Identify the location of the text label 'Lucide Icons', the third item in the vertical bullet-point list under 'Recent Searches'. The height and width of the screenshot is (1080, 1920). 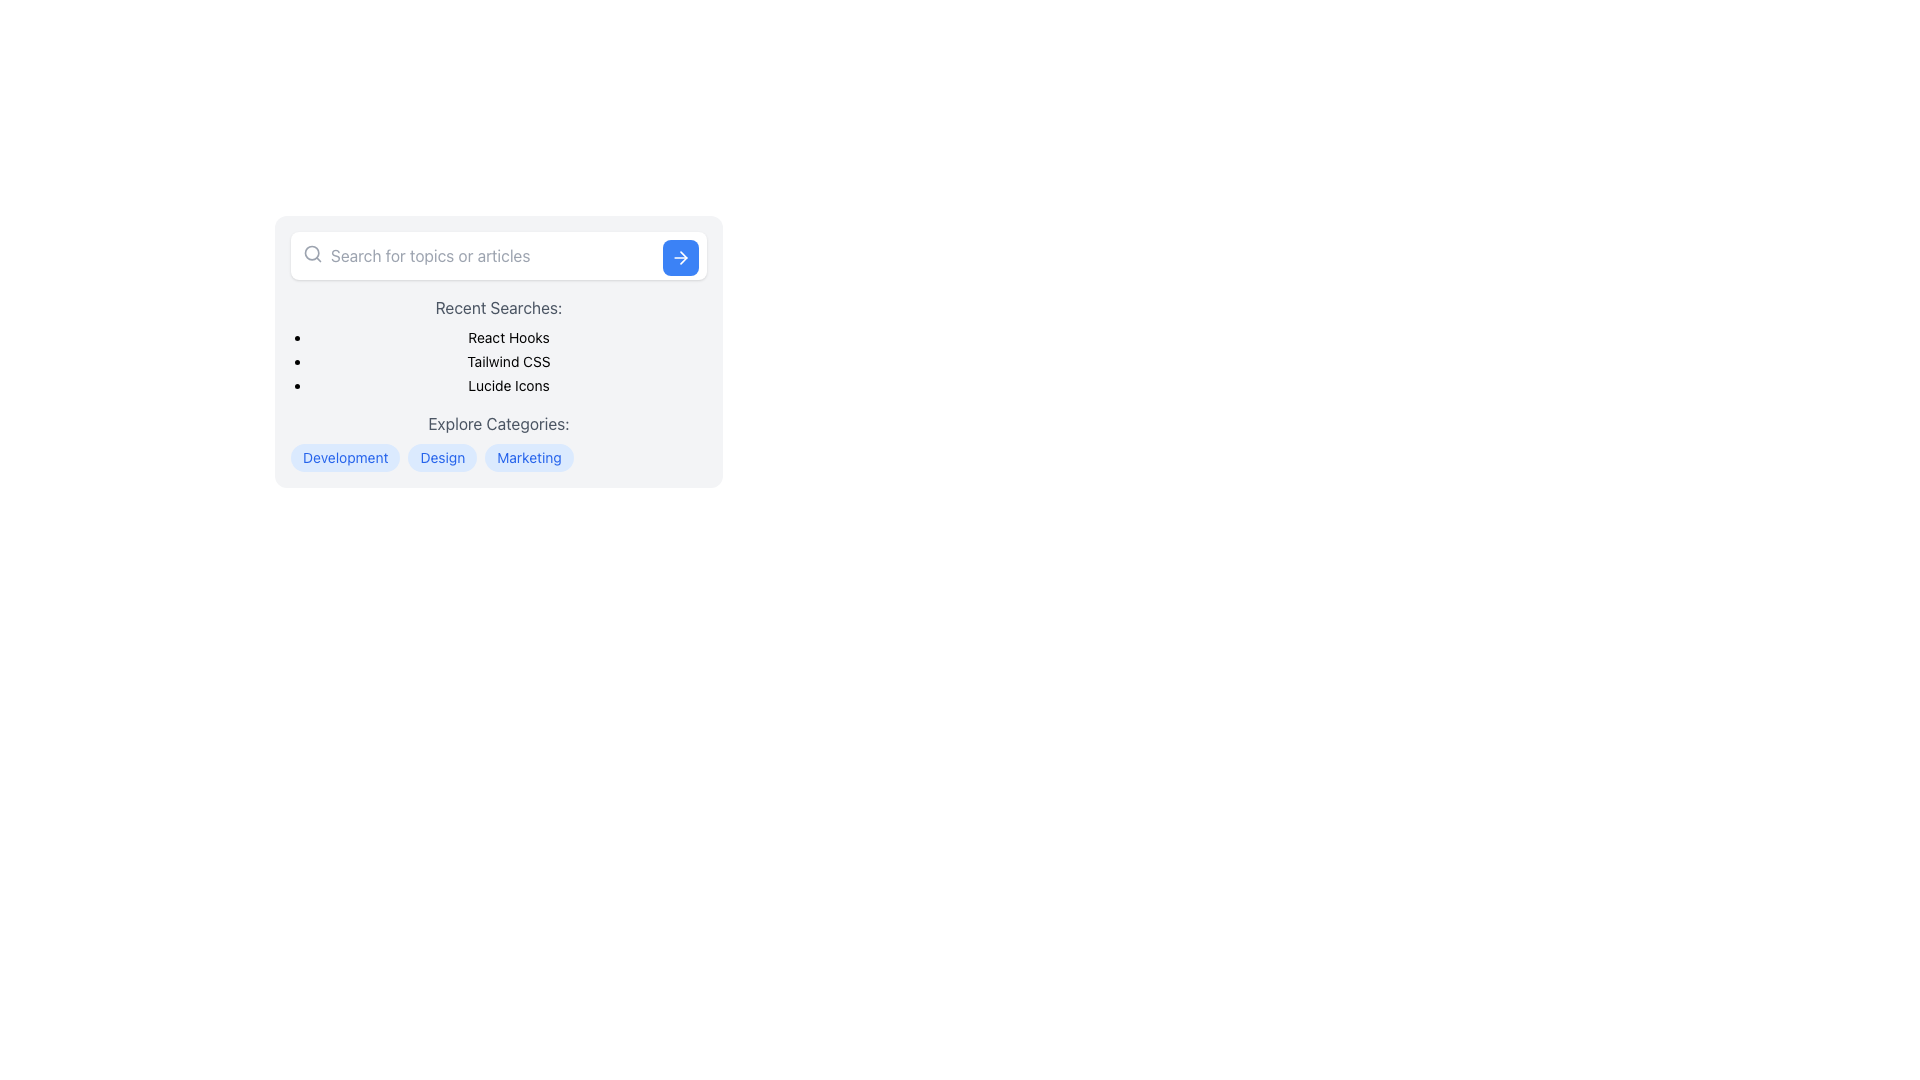
(508, 385).